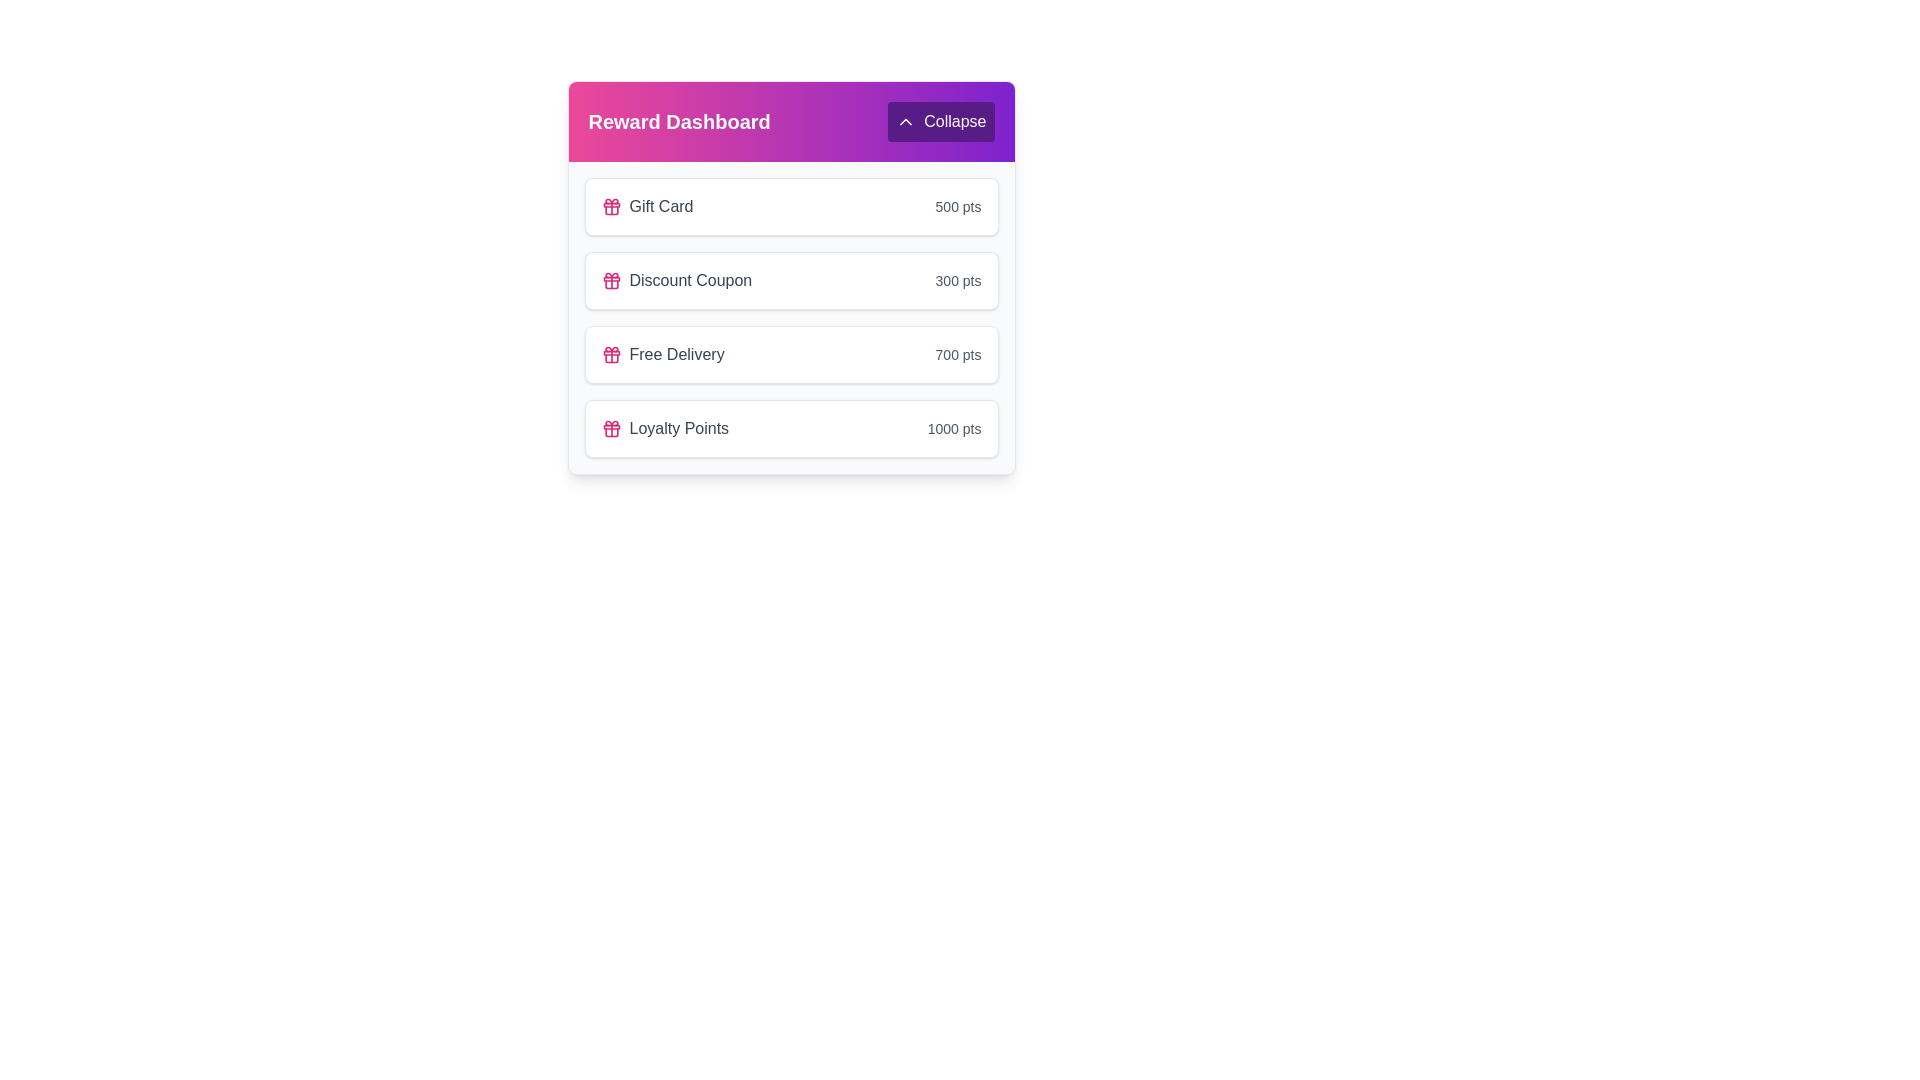  I want to click on the static text label 'Loyalty Points' which is the last item in the reward types list within the 'Reward Dashboard' card, so click(679, 427).